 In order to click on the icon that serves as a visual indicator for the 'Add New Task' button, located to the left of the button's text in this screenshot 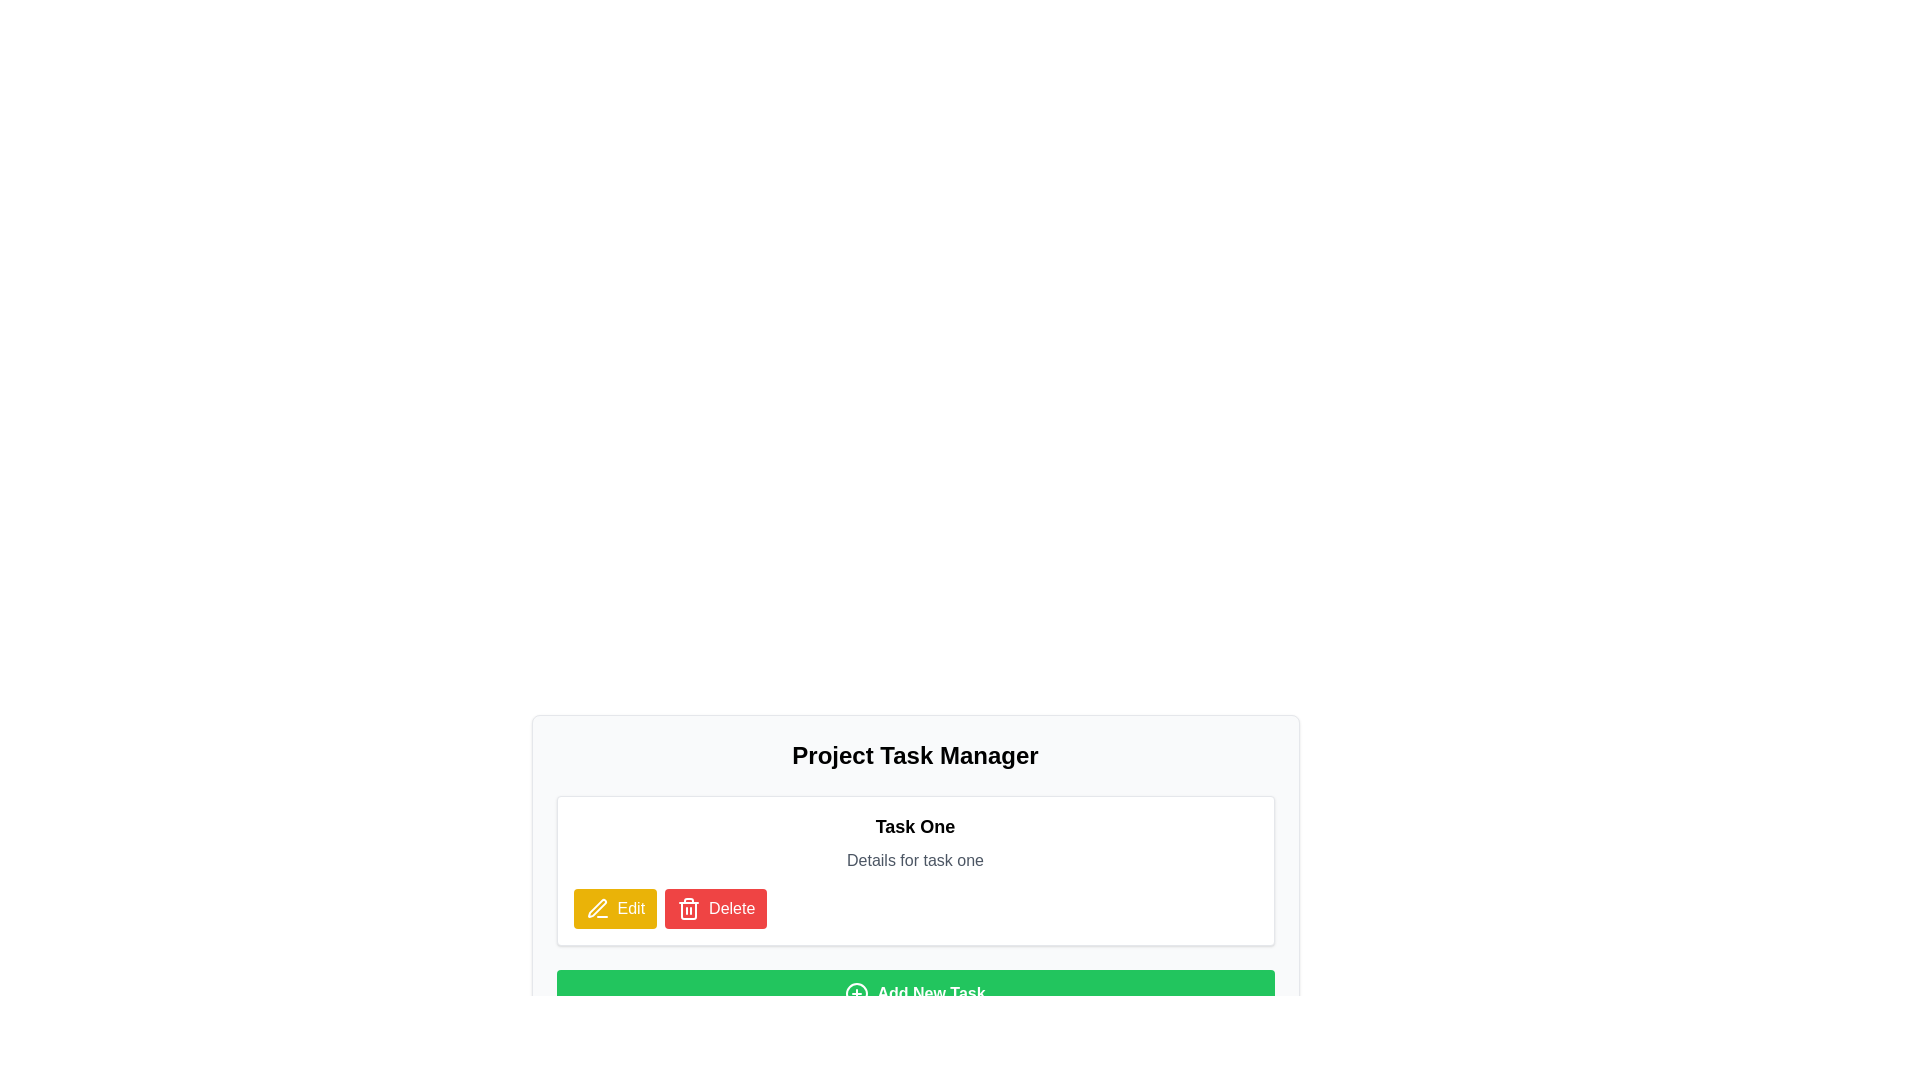, I will do `click(857, 994)`.